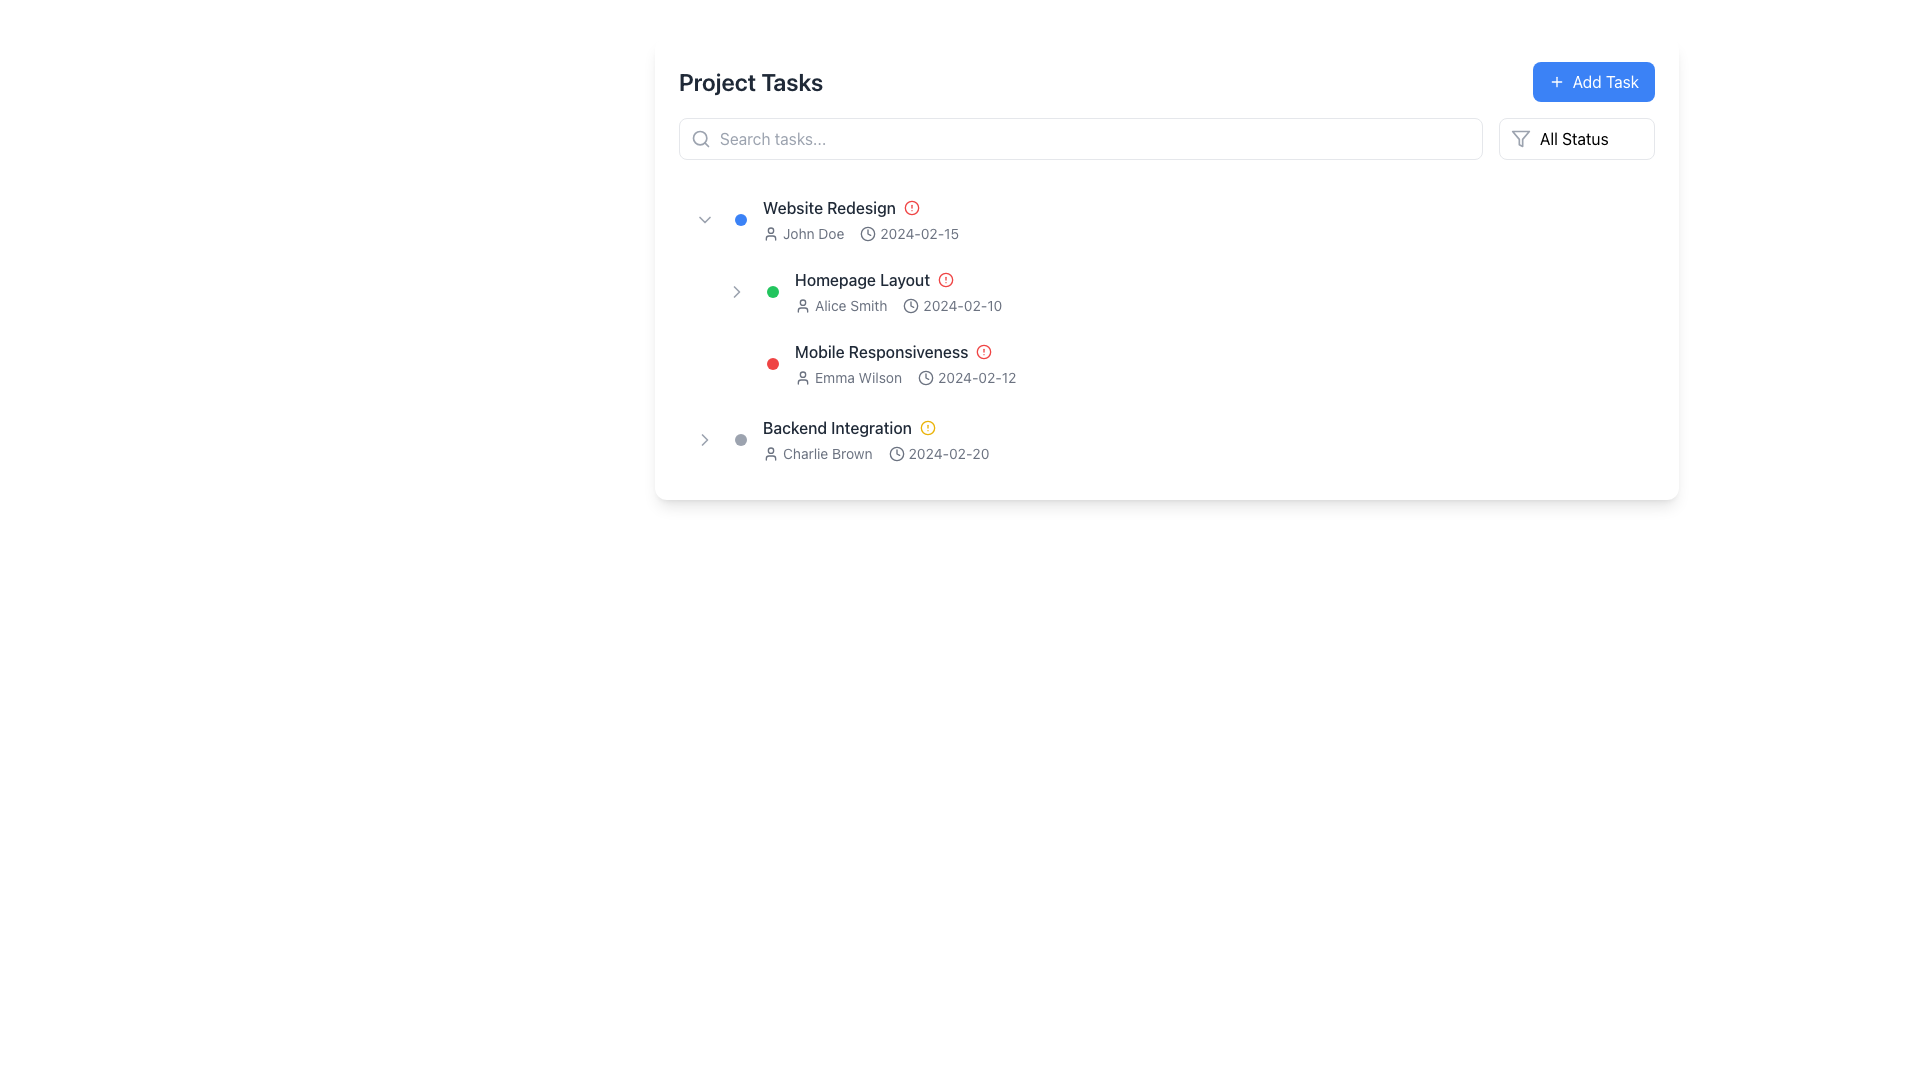 Image resolution: width=1920 pixels, height=1080 pixels. Describe the element at coordinates (1202, 219) in the screenshot. I see `the task entry labeled 'Website Redesign'` at that location.